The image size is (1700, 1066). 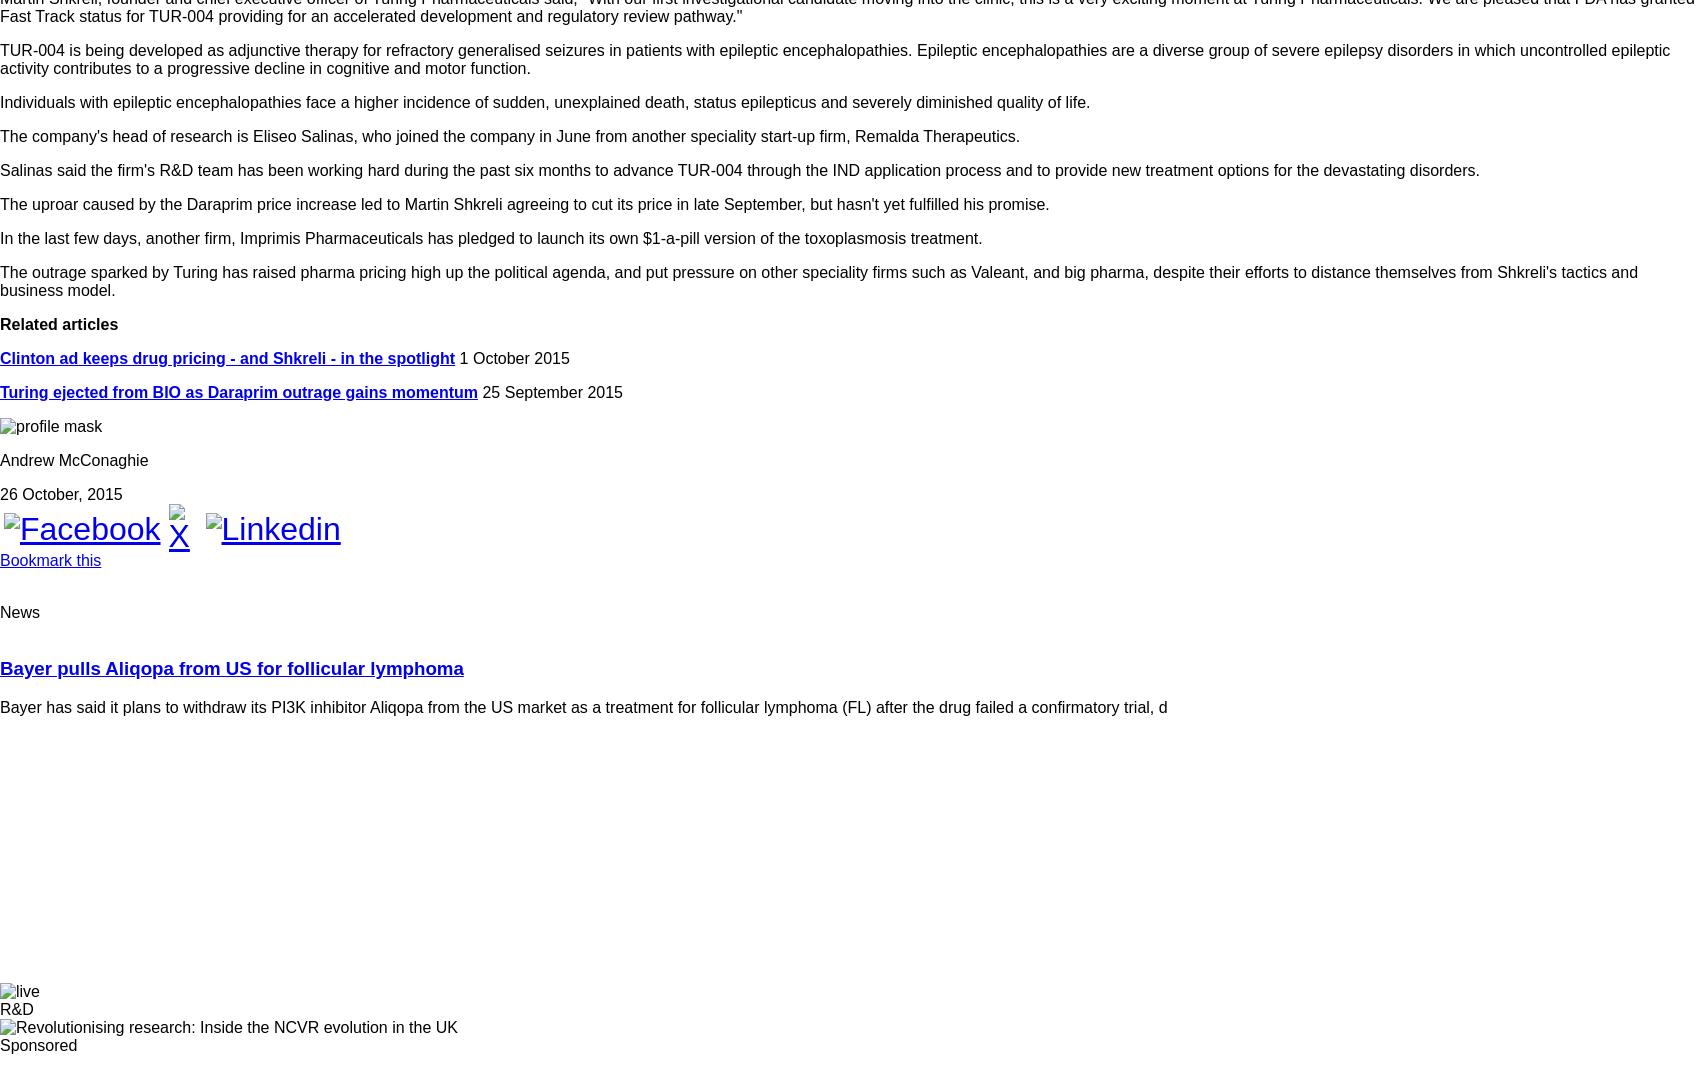 I want to click on 'Bayer has said it plans to withdraw its PI3K inhibitor Aliqopa from the US market as a treatment for follicular lymphoma (FL) after the drug failed a confirmatory trial, d', so click(x=582, y=706).